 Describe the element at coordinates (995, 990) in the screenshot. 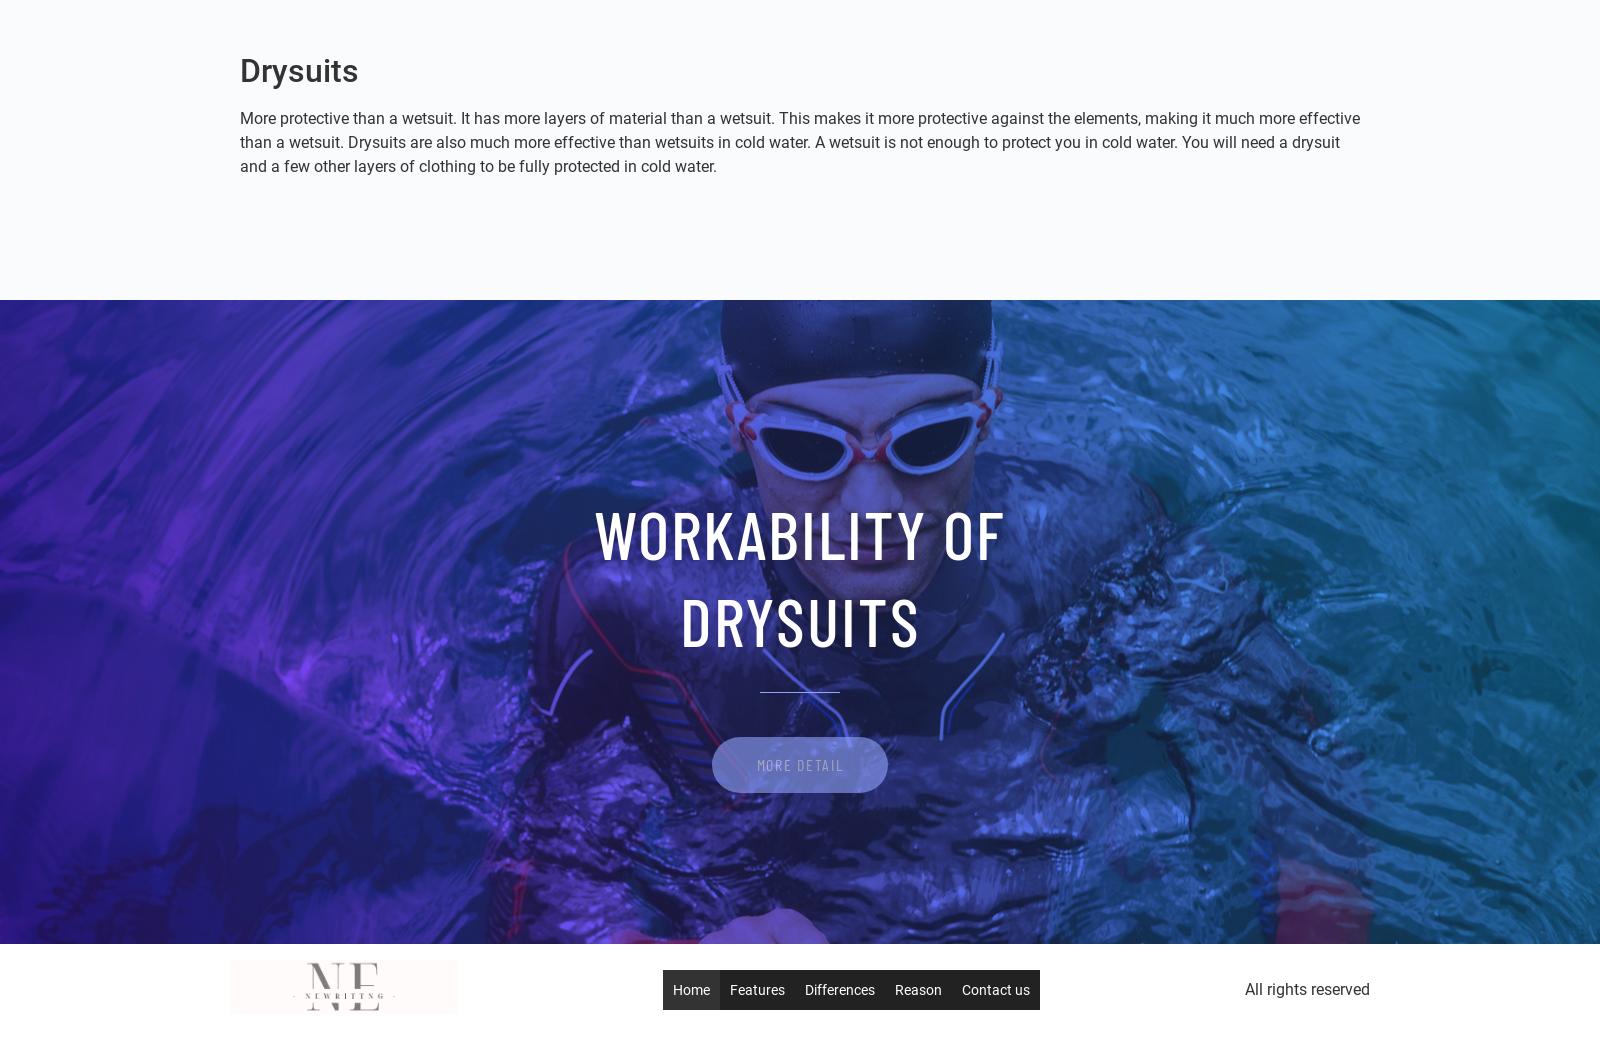

I see `'Contact us'` at that location.